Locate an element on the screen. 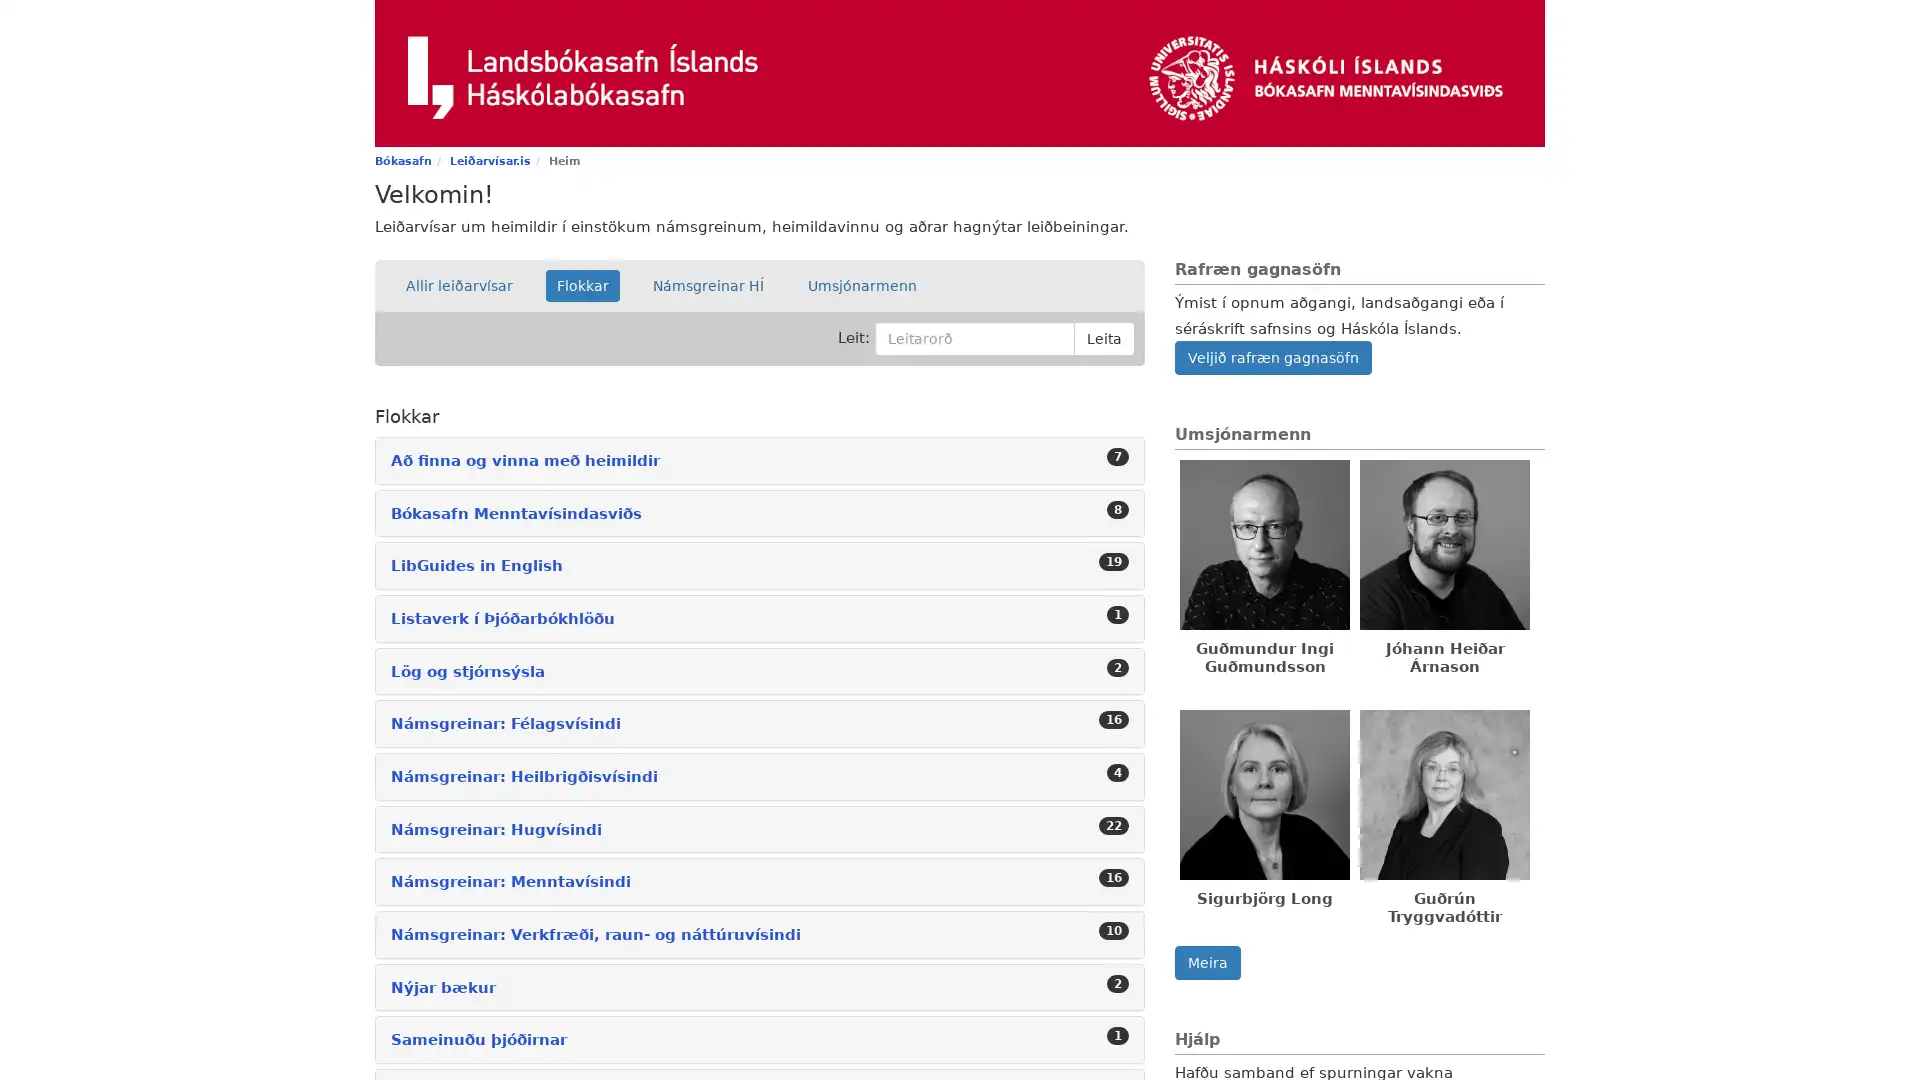 The height and width of the screenshot is (1080, 1920). Flokkar is located at coordinates (581, 285).